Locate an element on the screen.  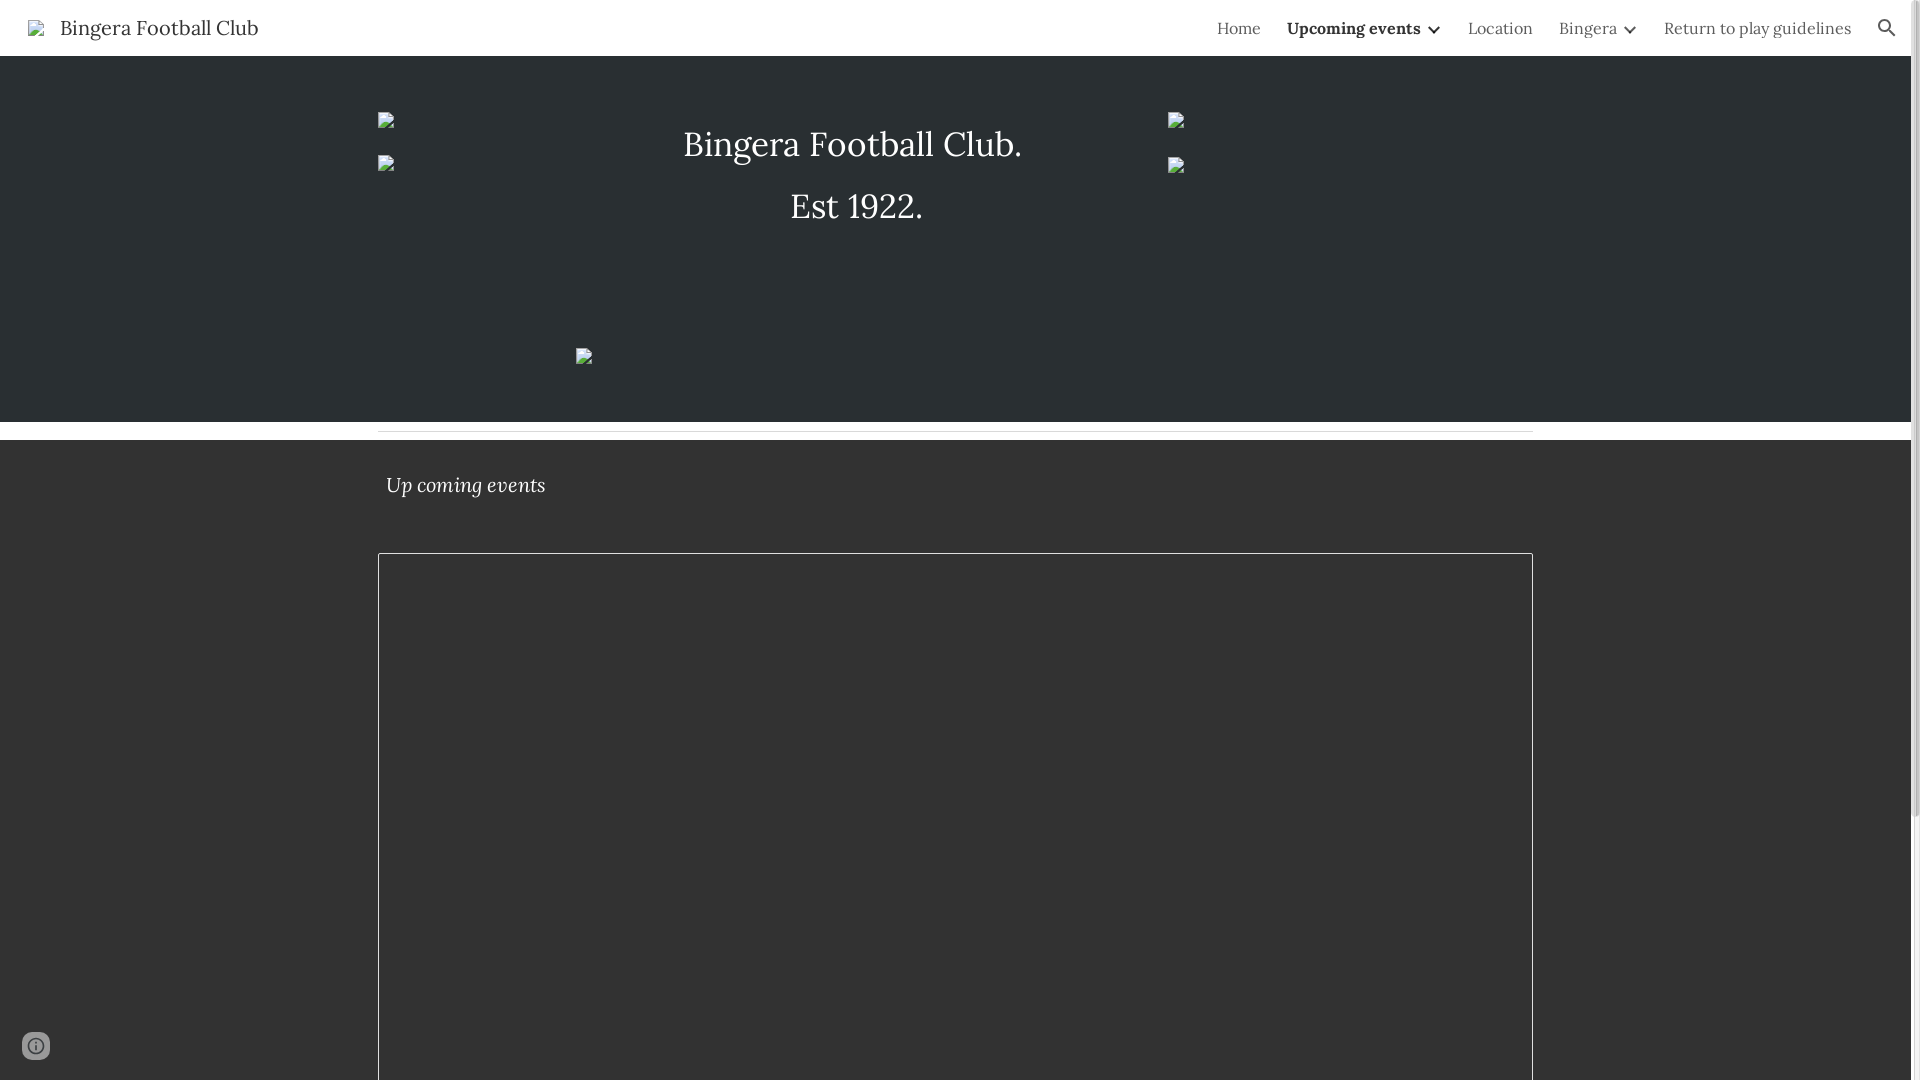
'Bingera' is located at coordinates (1587, 27).